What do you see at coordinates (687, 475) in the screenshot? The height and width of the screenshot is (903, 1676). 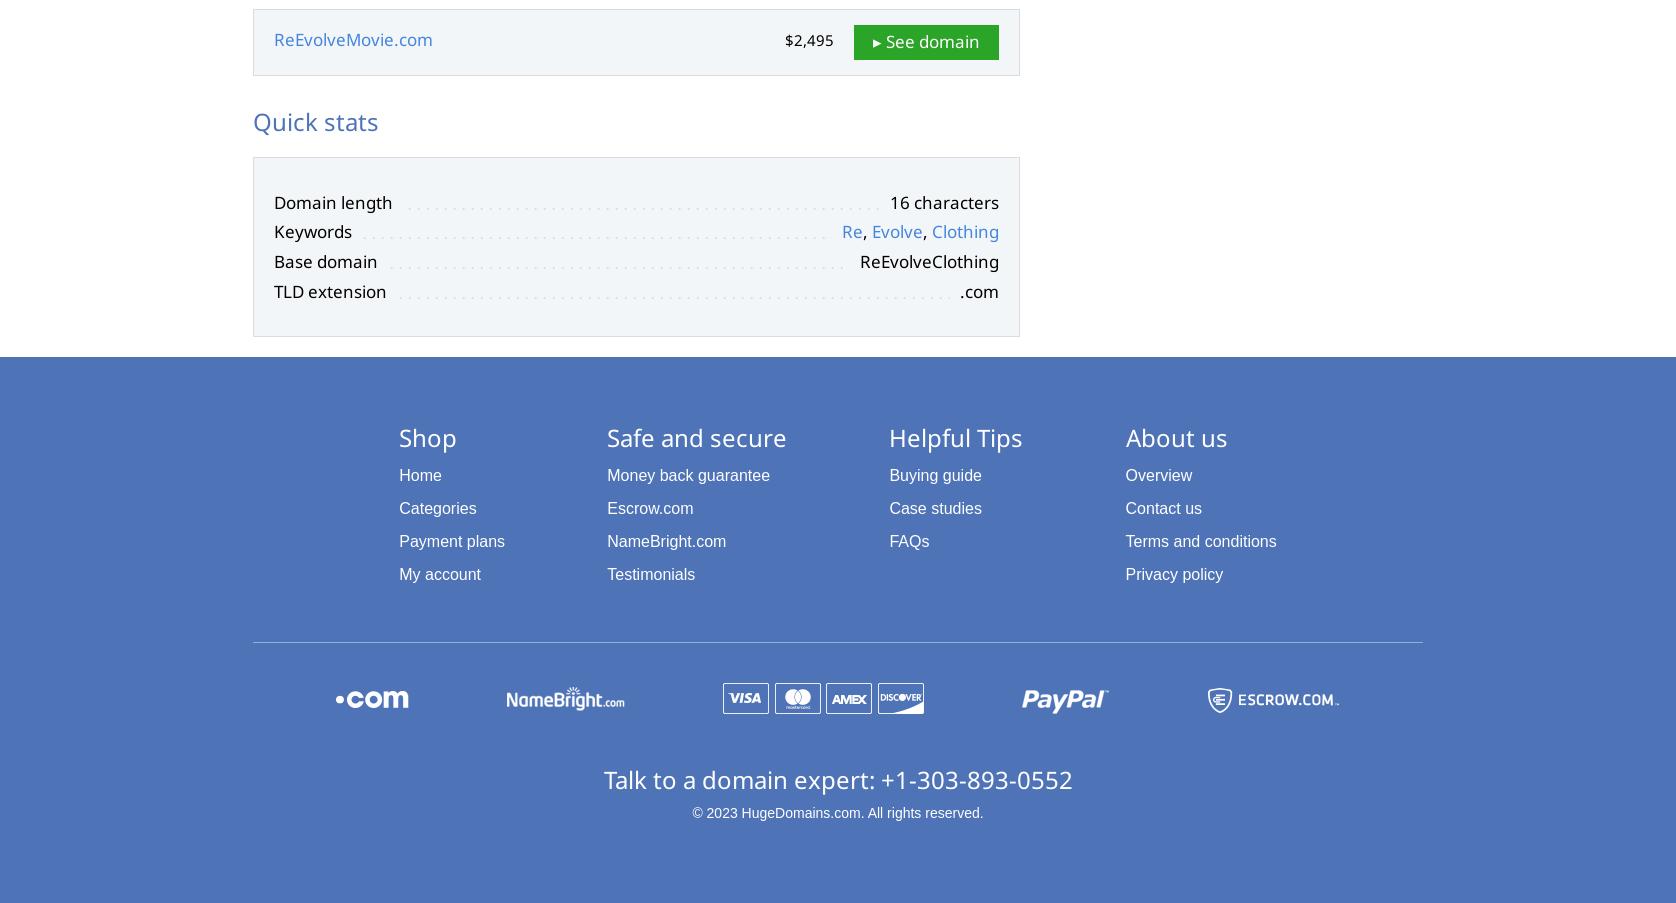 I see `'Money back guarantee'` at bounding box center [687, 475].